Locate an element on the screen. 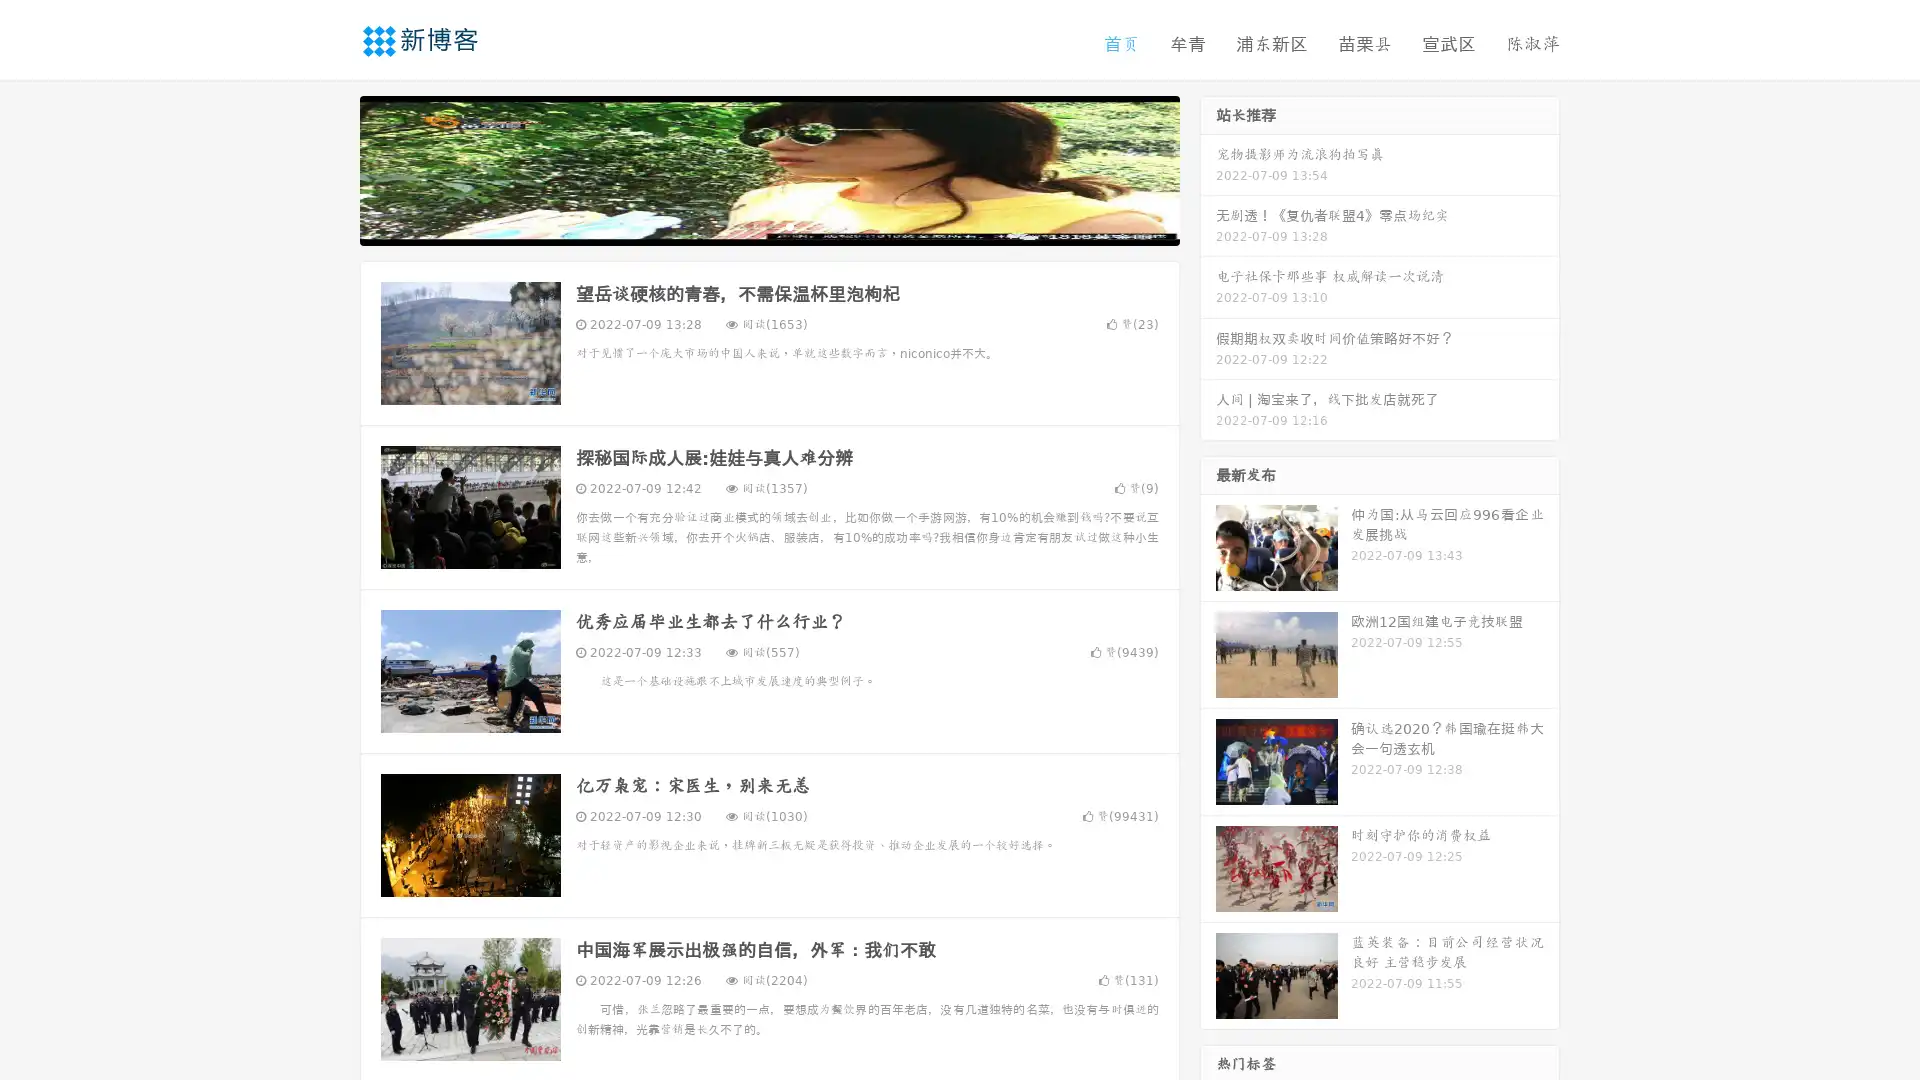 Image resolution: width=1920 pixels, height=1080 pixels. Go to slide 2 is located at coordinates (768, 225).